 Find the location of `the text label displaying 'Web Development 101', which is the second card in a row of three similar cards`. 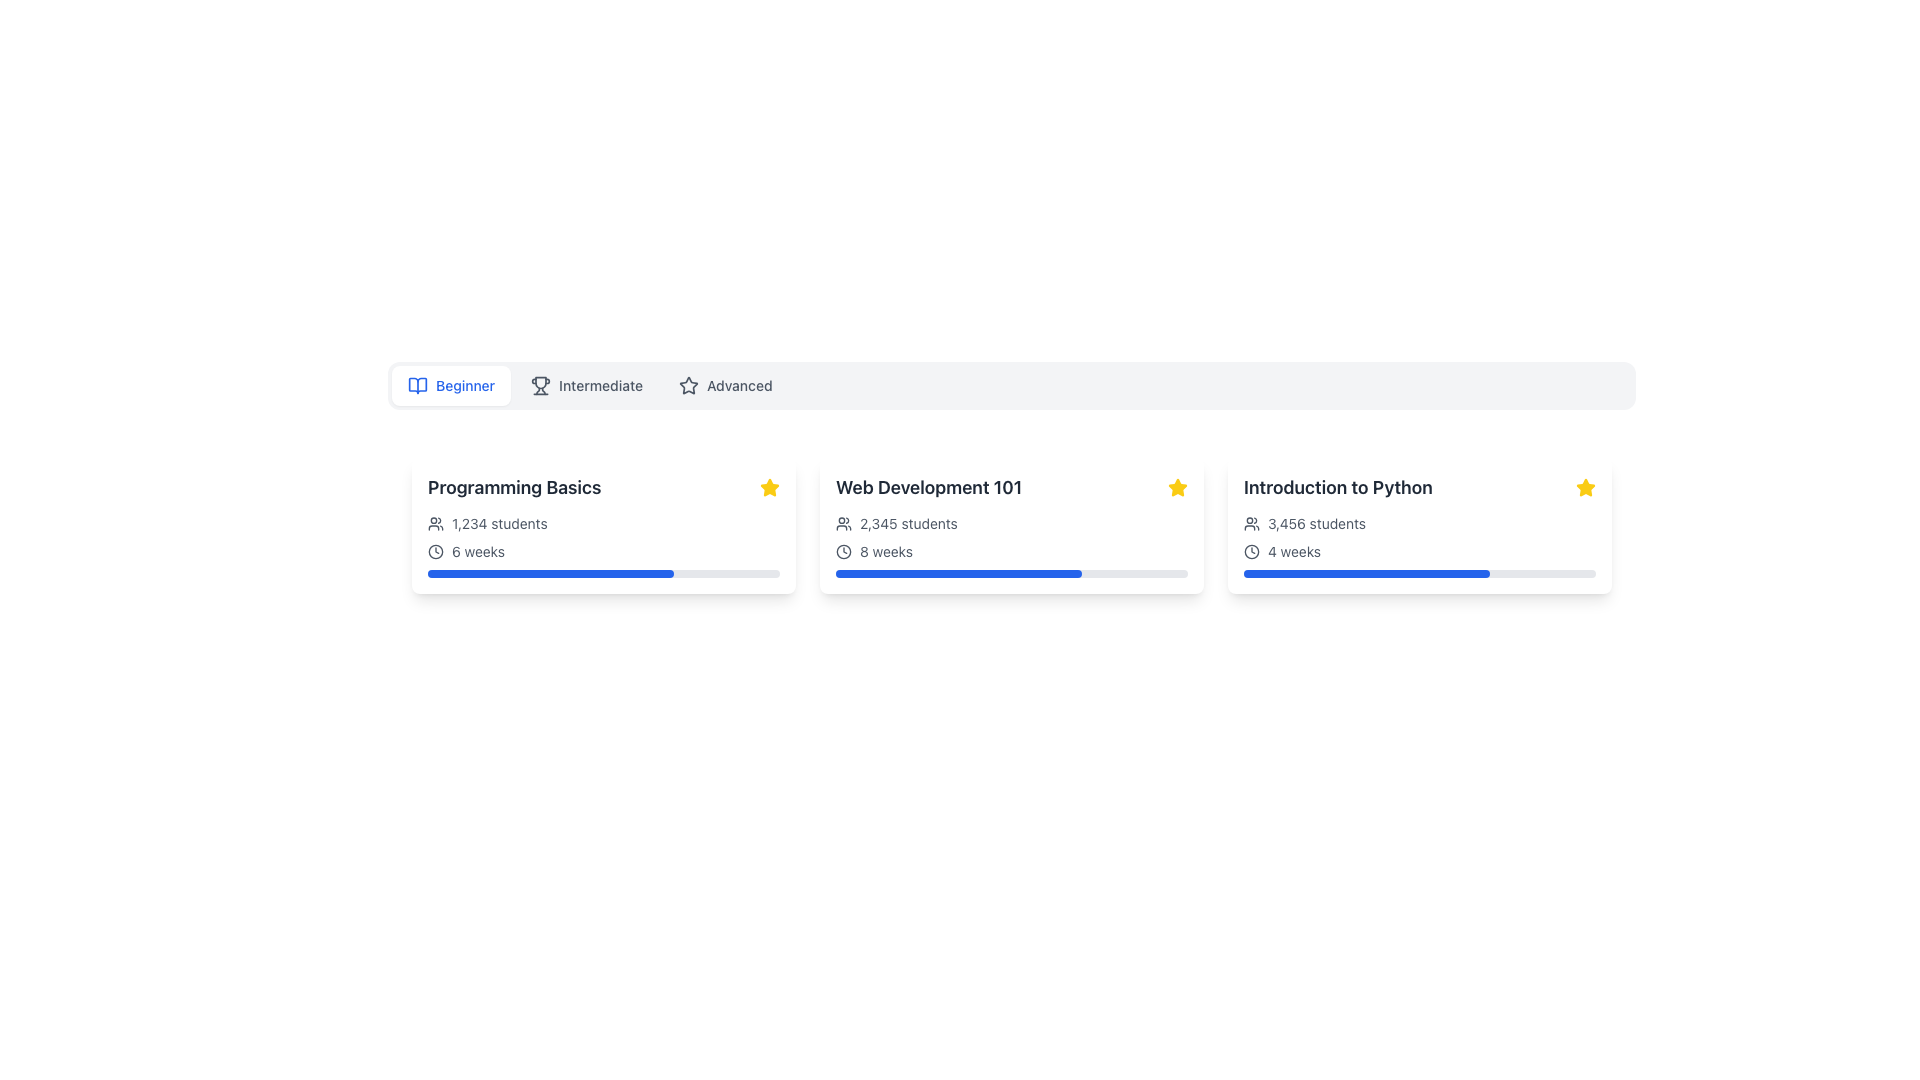

the text label displaying 'Web Development 101', which is the second card in a row of three similar cards is located at coordinates (1012, 488).